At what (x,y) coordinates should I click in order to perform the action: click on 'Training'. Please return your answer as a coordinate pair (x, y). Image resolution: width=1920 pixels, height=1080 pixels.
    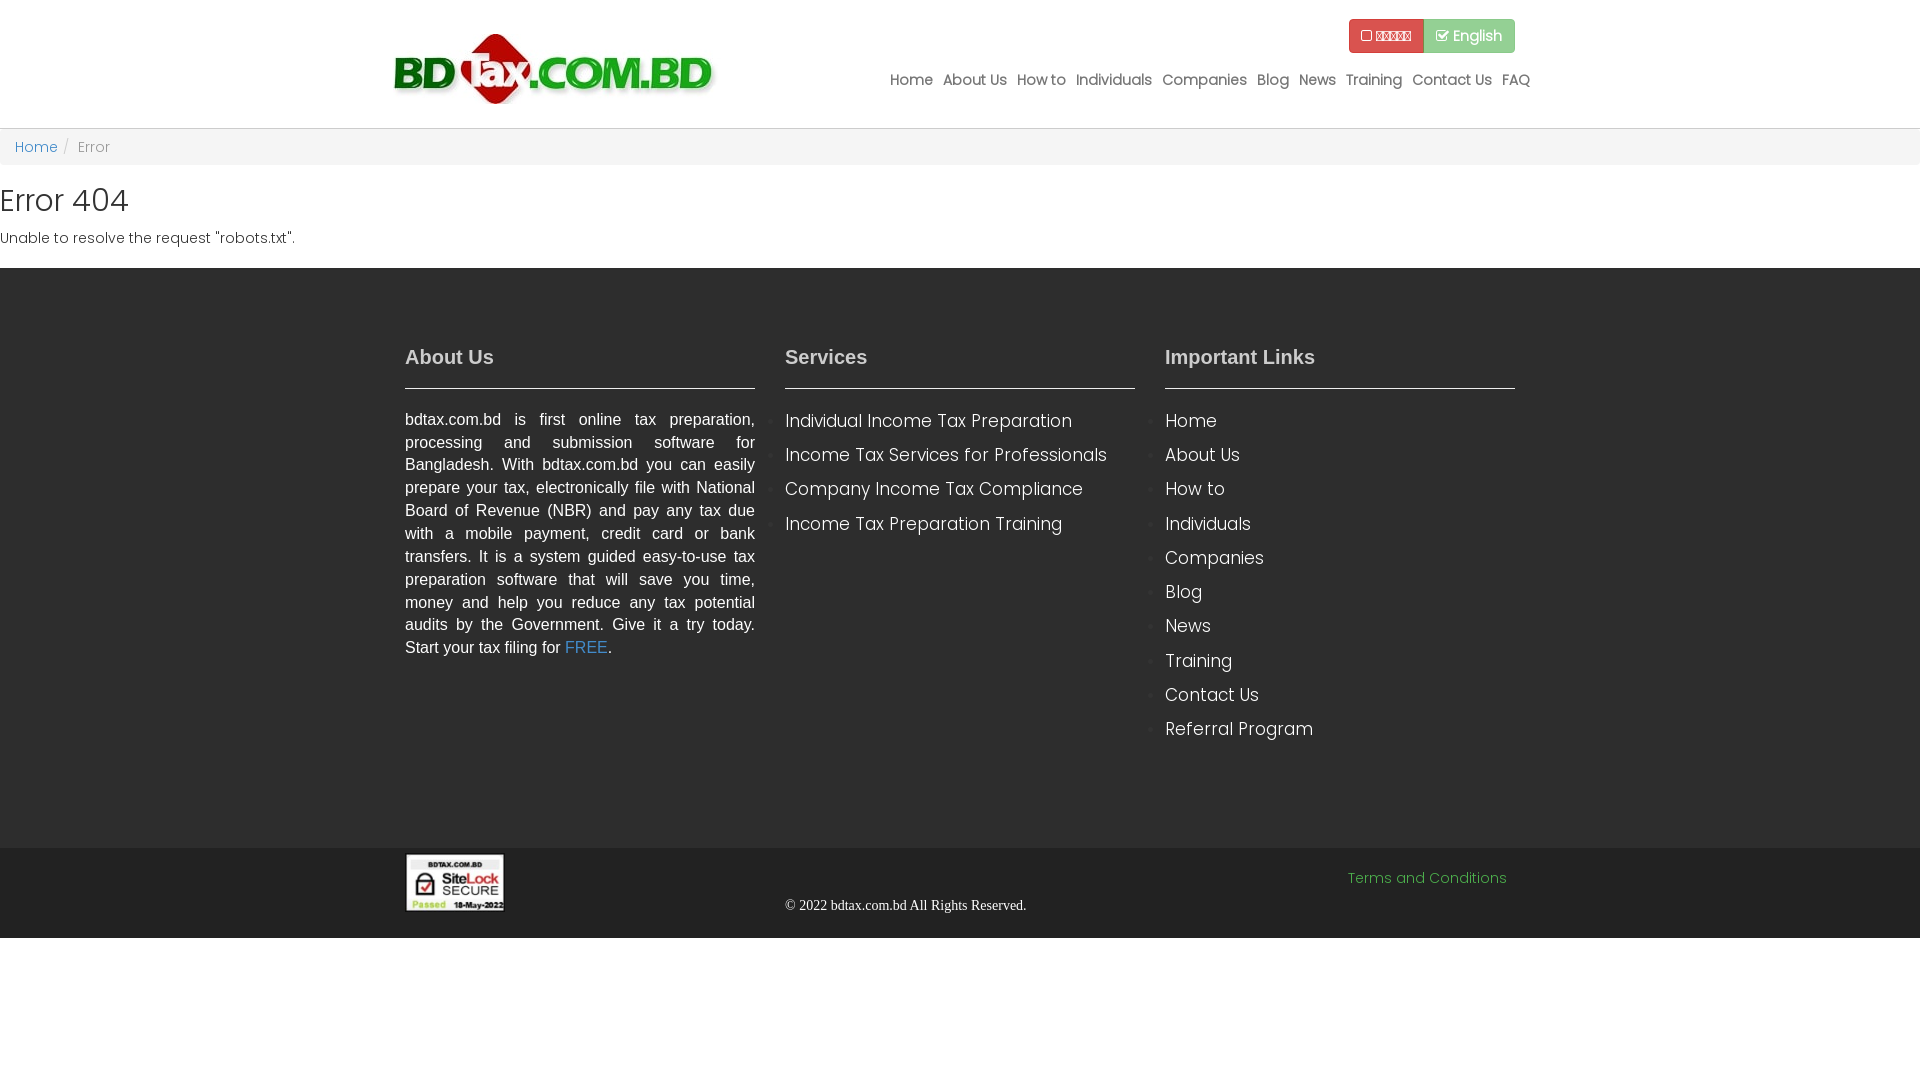
    Looking at the image, I should click on (1372, 79).